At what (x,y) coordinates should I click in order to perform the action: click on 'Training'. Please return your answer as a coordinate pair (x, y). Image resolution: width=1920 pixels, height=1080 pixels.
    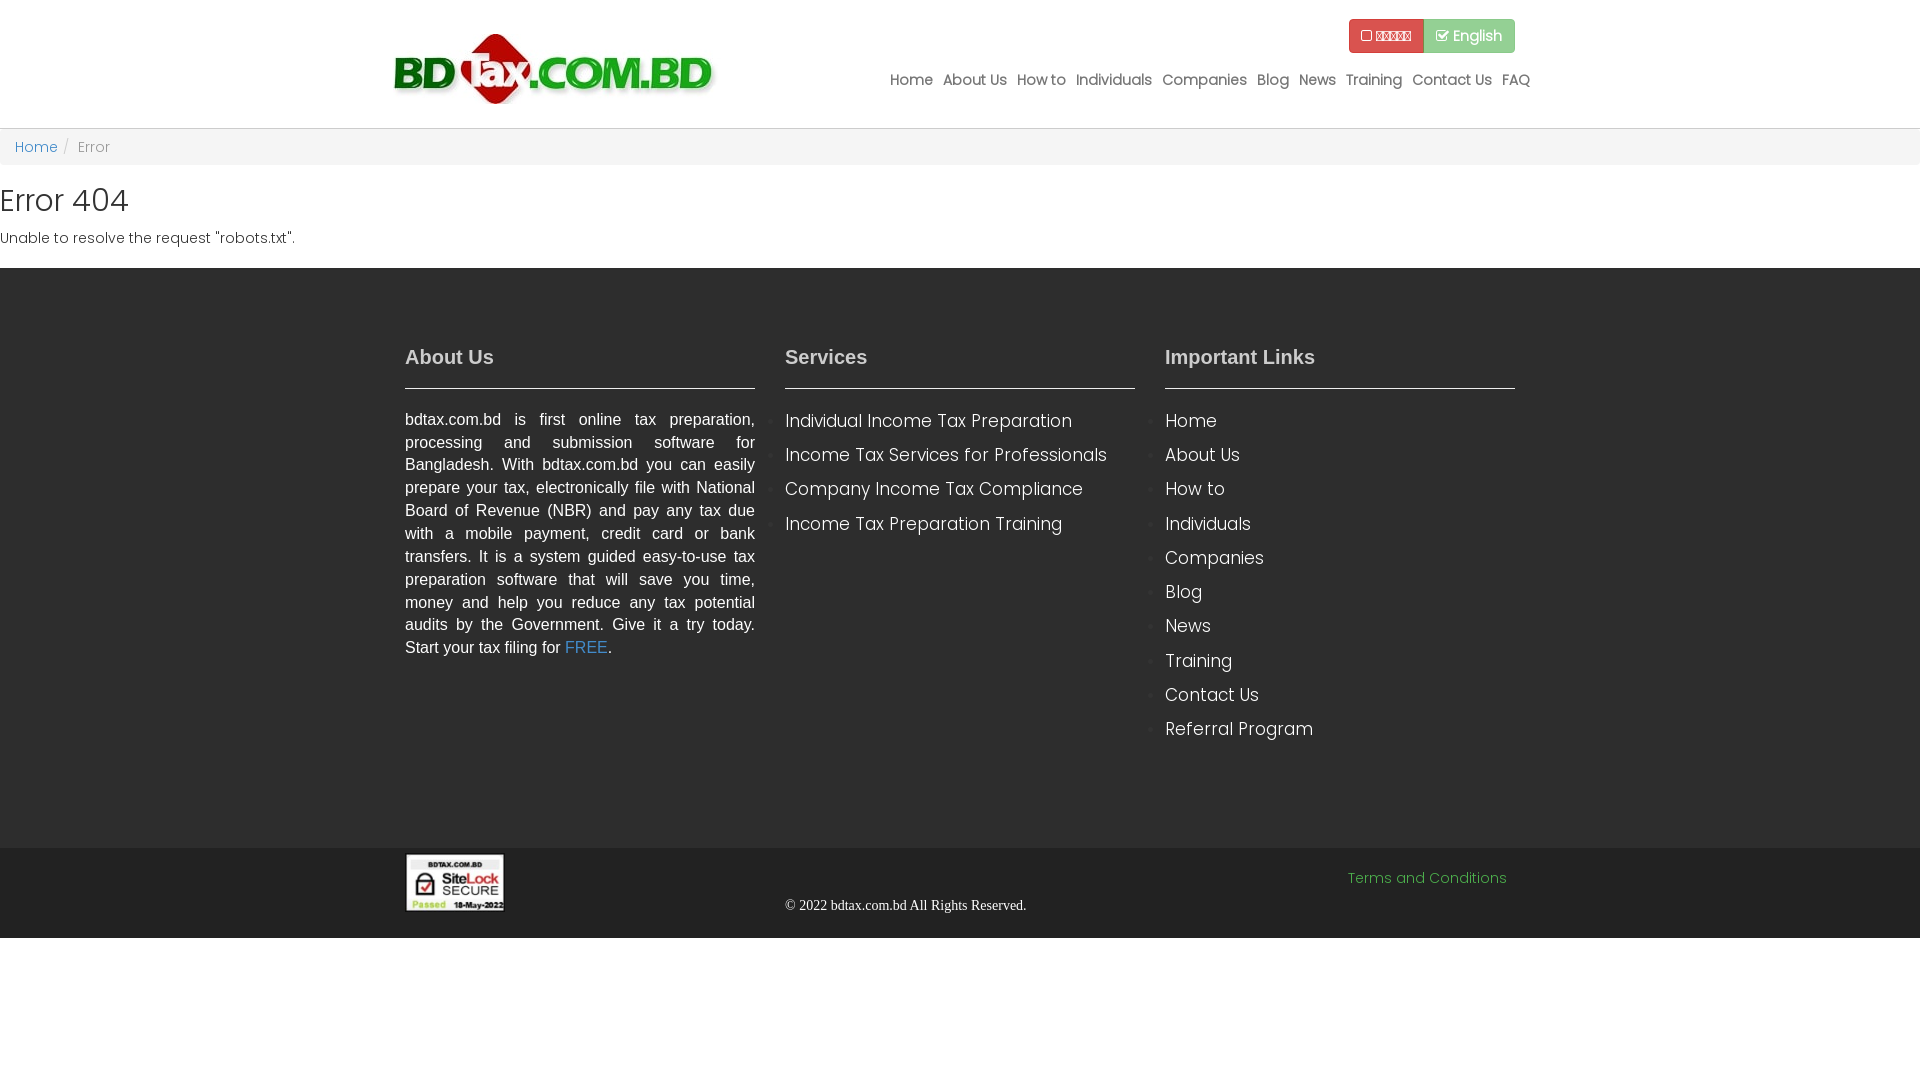
    Looking at the image, I should click on (1372, 79).